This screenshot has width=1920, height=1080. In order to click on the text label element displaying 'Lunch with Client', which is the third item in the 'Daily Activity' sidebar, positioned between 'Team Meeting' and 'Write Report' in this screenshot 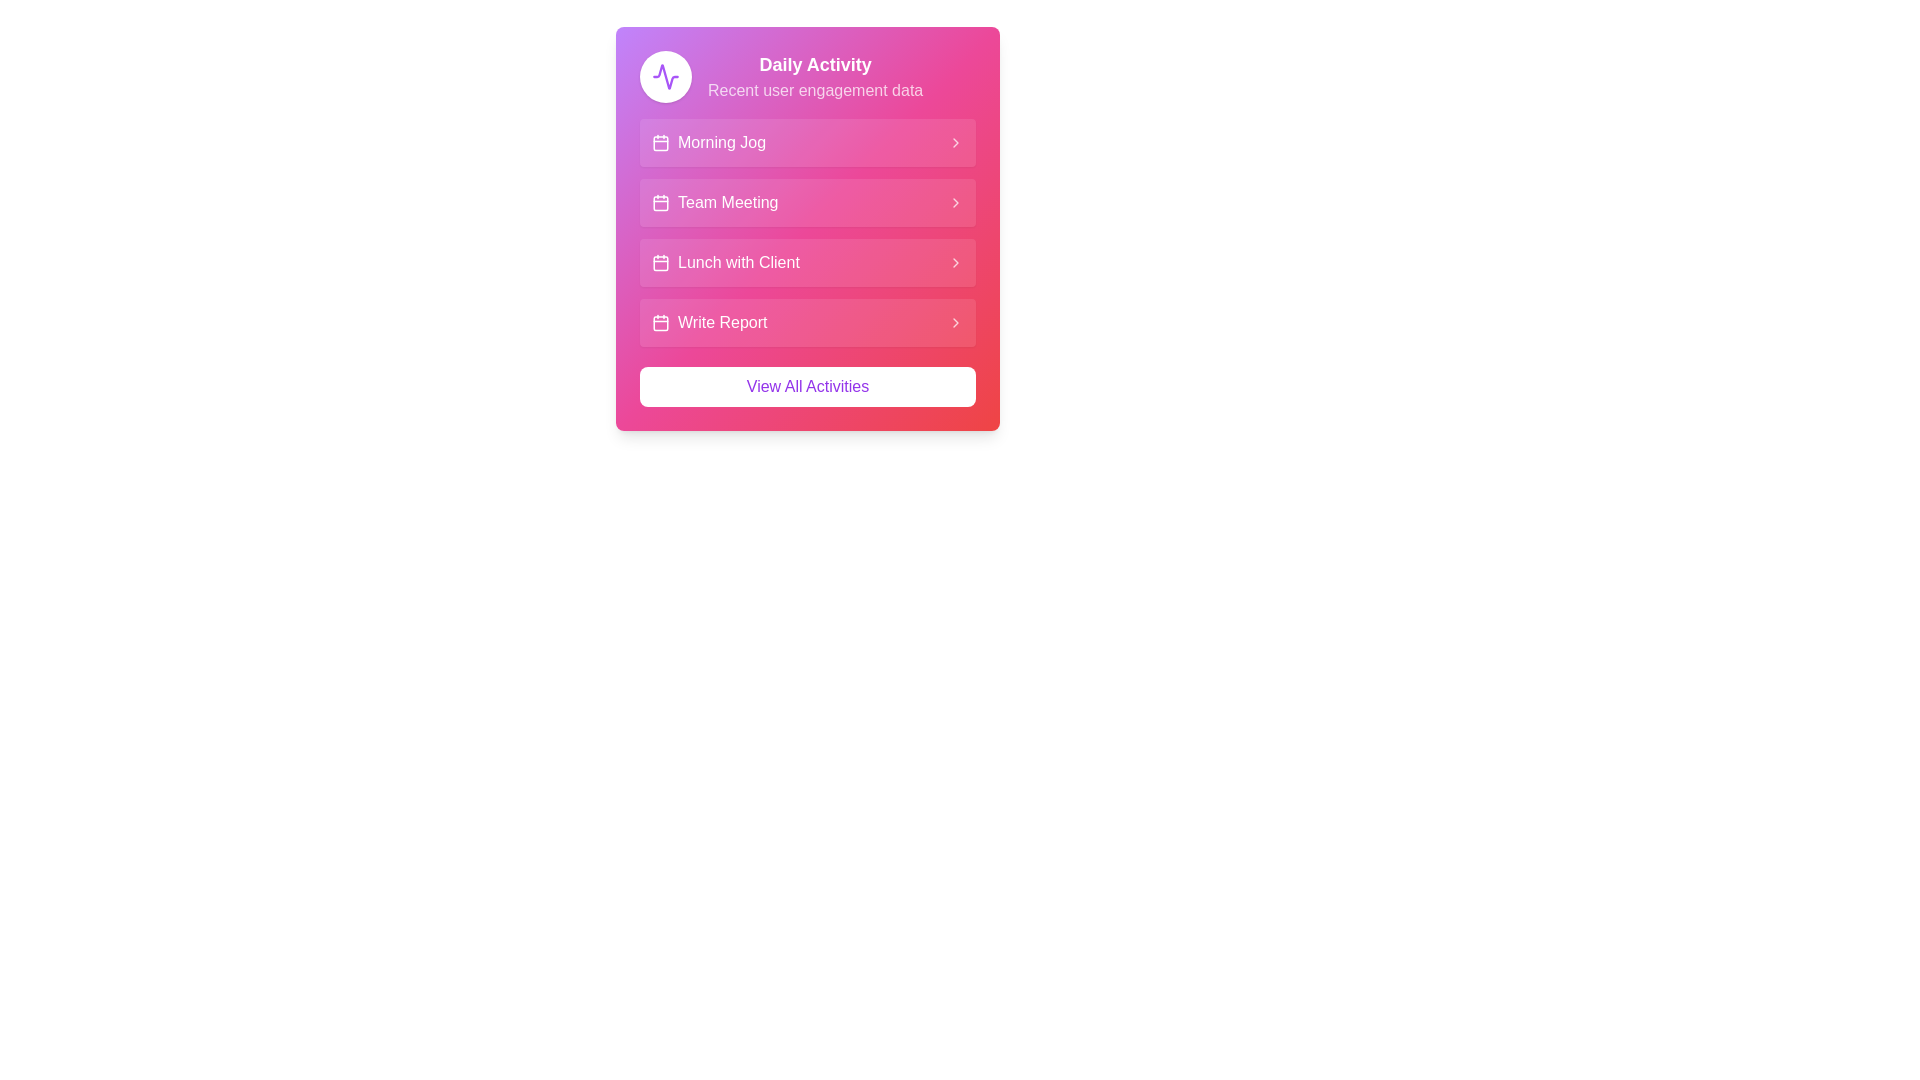, I will do `click(738, 261)`.